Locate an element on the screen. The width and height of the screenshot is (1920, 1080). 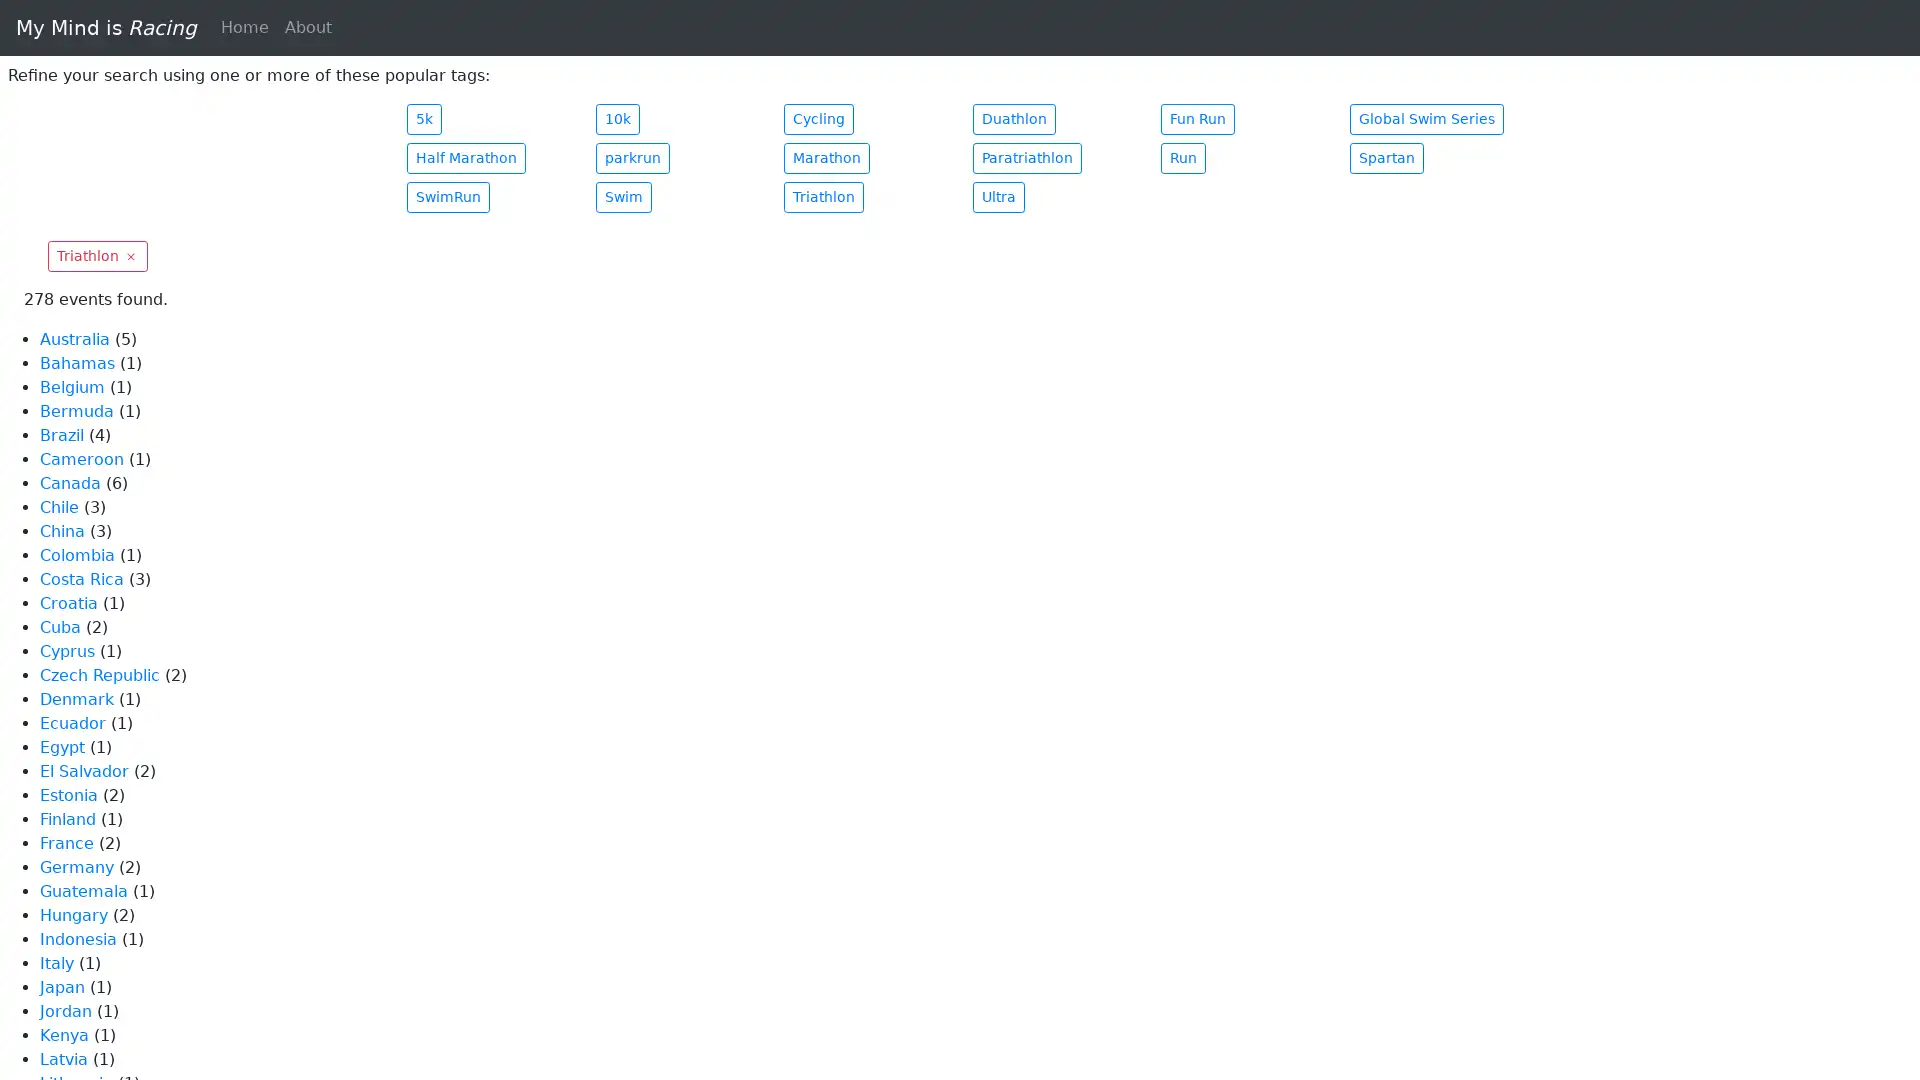
Fun Run is located at coordinates (1198, 119).